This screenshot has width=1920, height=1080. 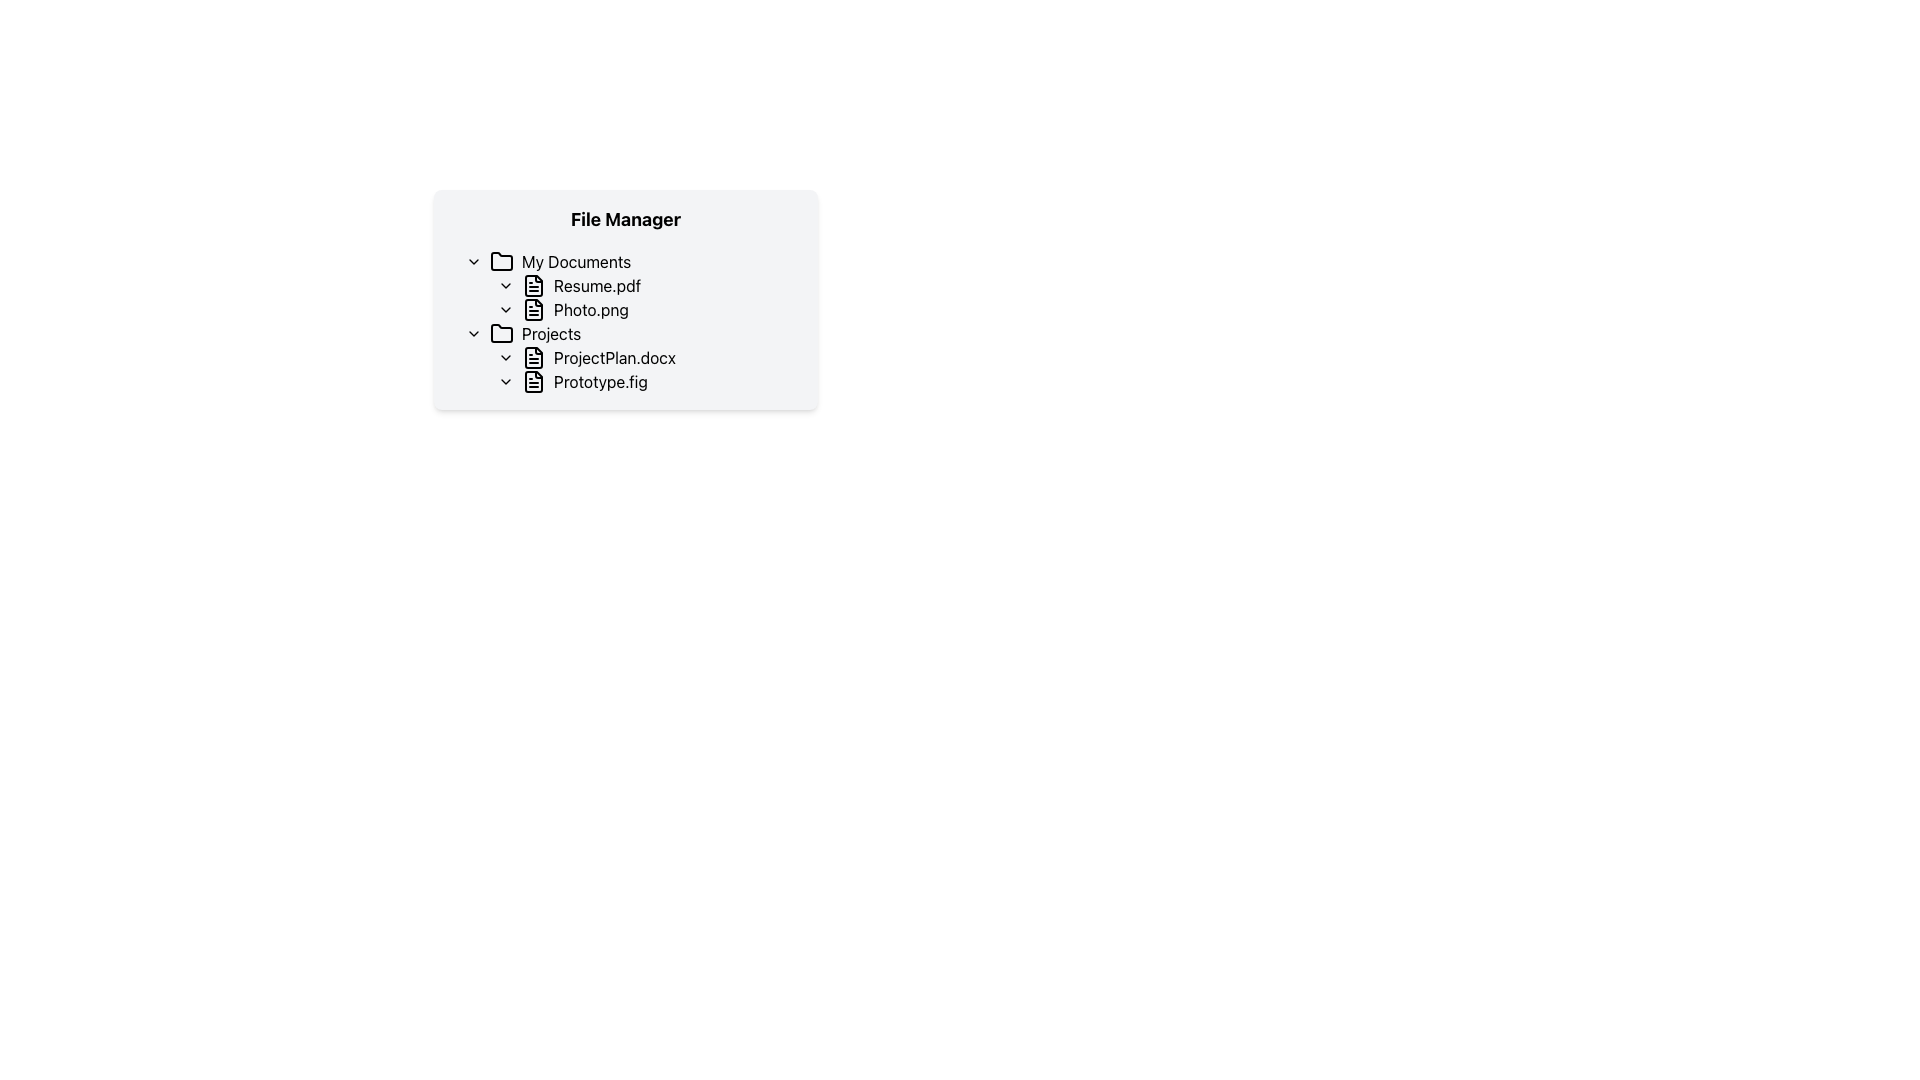 What do you see at coordinates (502, 331) in the screenshot?
I see `the Folder icon representing the 'Projects' folder in the file tree structure, which is positioned immediately before the text label 'Projects'` at bounding box center [502, 331].